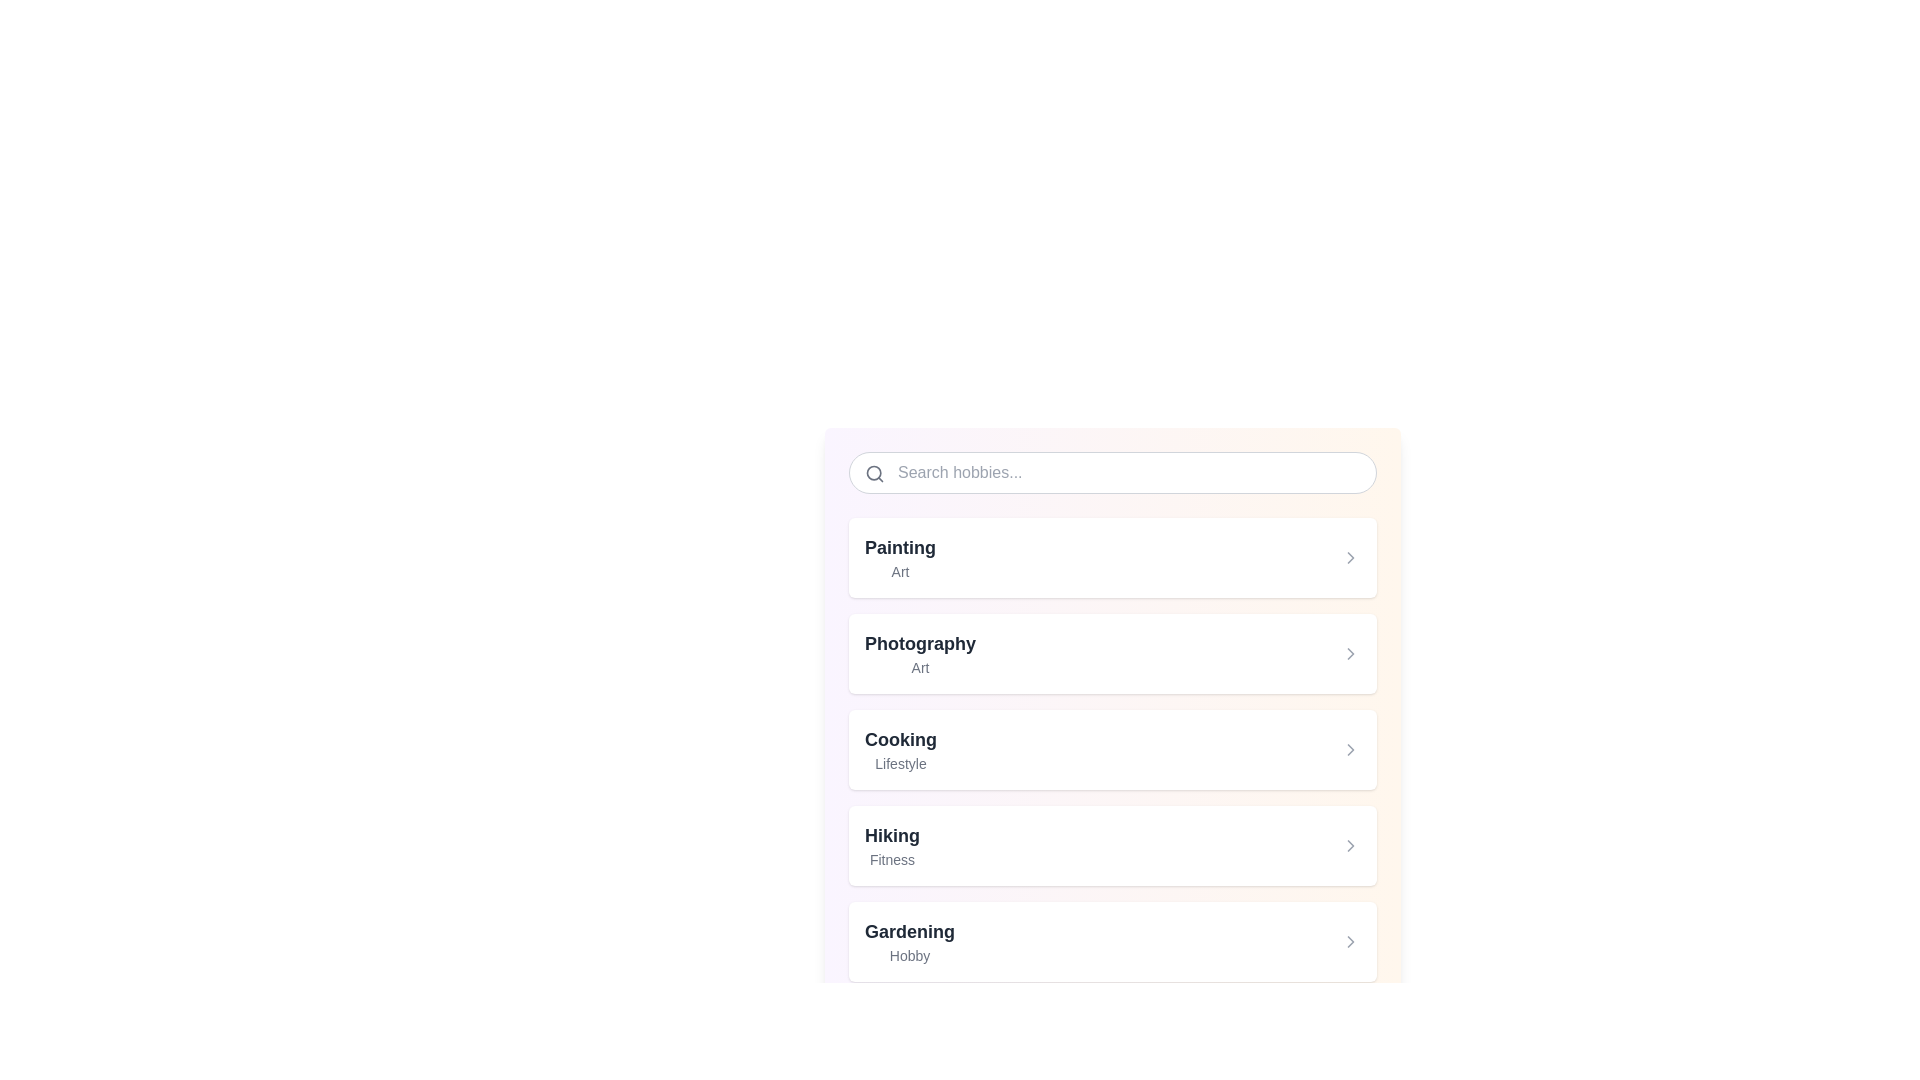 This screenshot has height=1080, width=1920. Describe the element at coordinates (899, 571) in the screenshot. I see `the label displaying the text 'Art', which is positioned beneath the larger text 'Painting' in a list interface` at that location.